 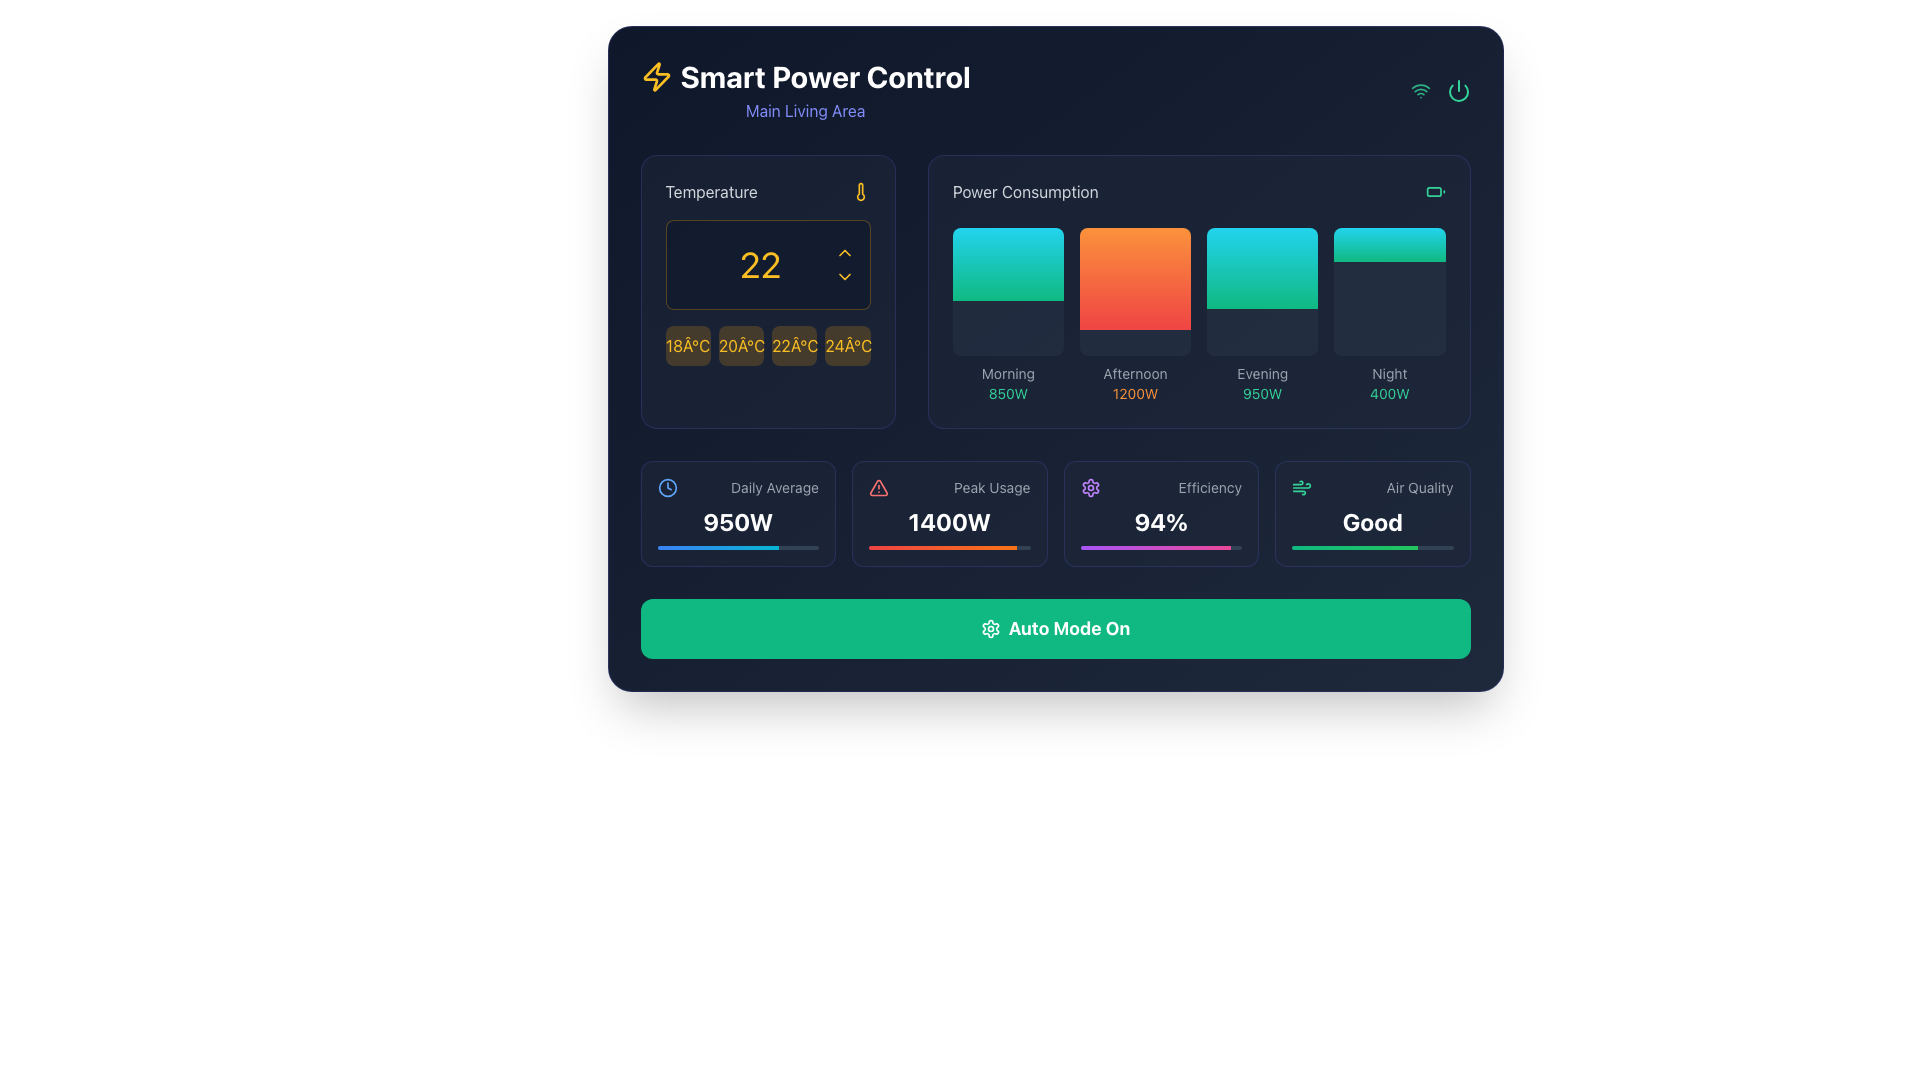 I want to click on the button that allows users, so click(x=793, y=345).